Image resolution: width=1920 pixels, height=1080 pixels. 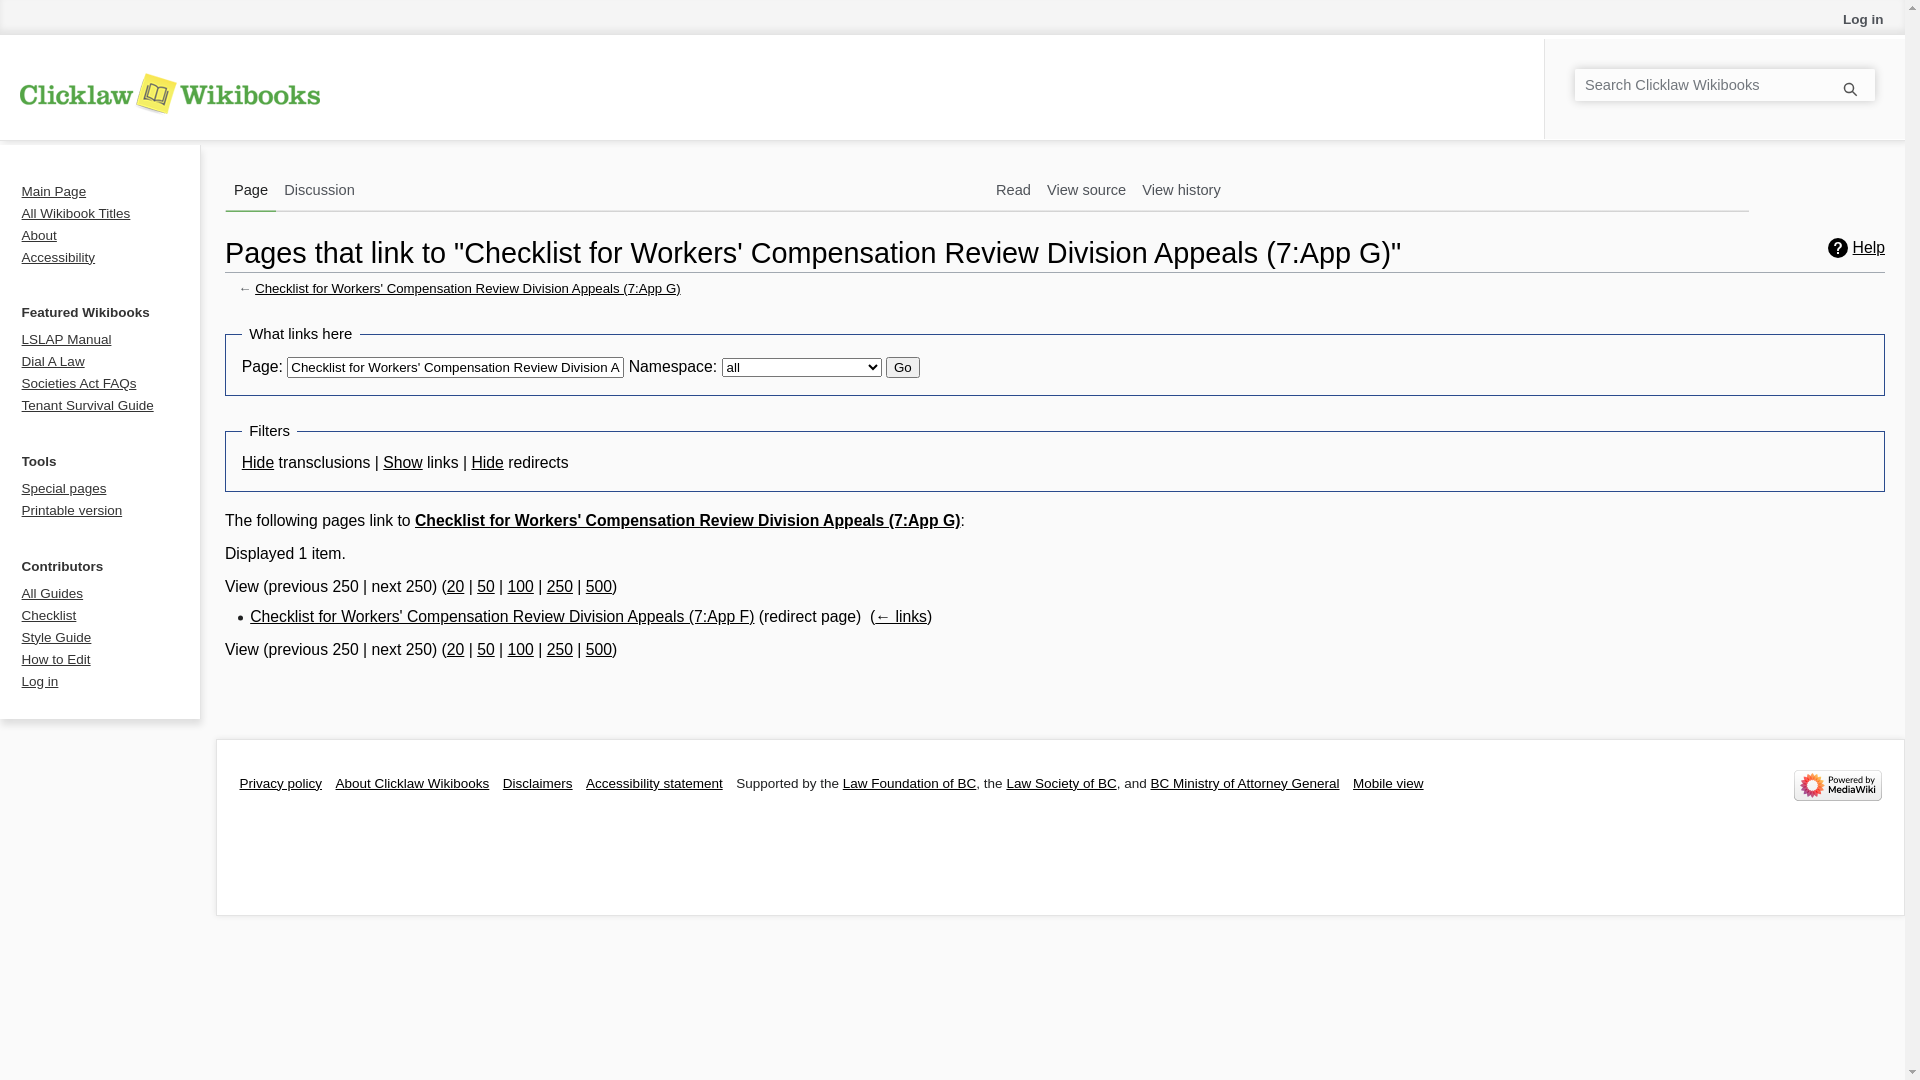 What do you see at coordinates (225, 186) in the screenshot?
I see `'Page'` at bounding box center [225, 186].